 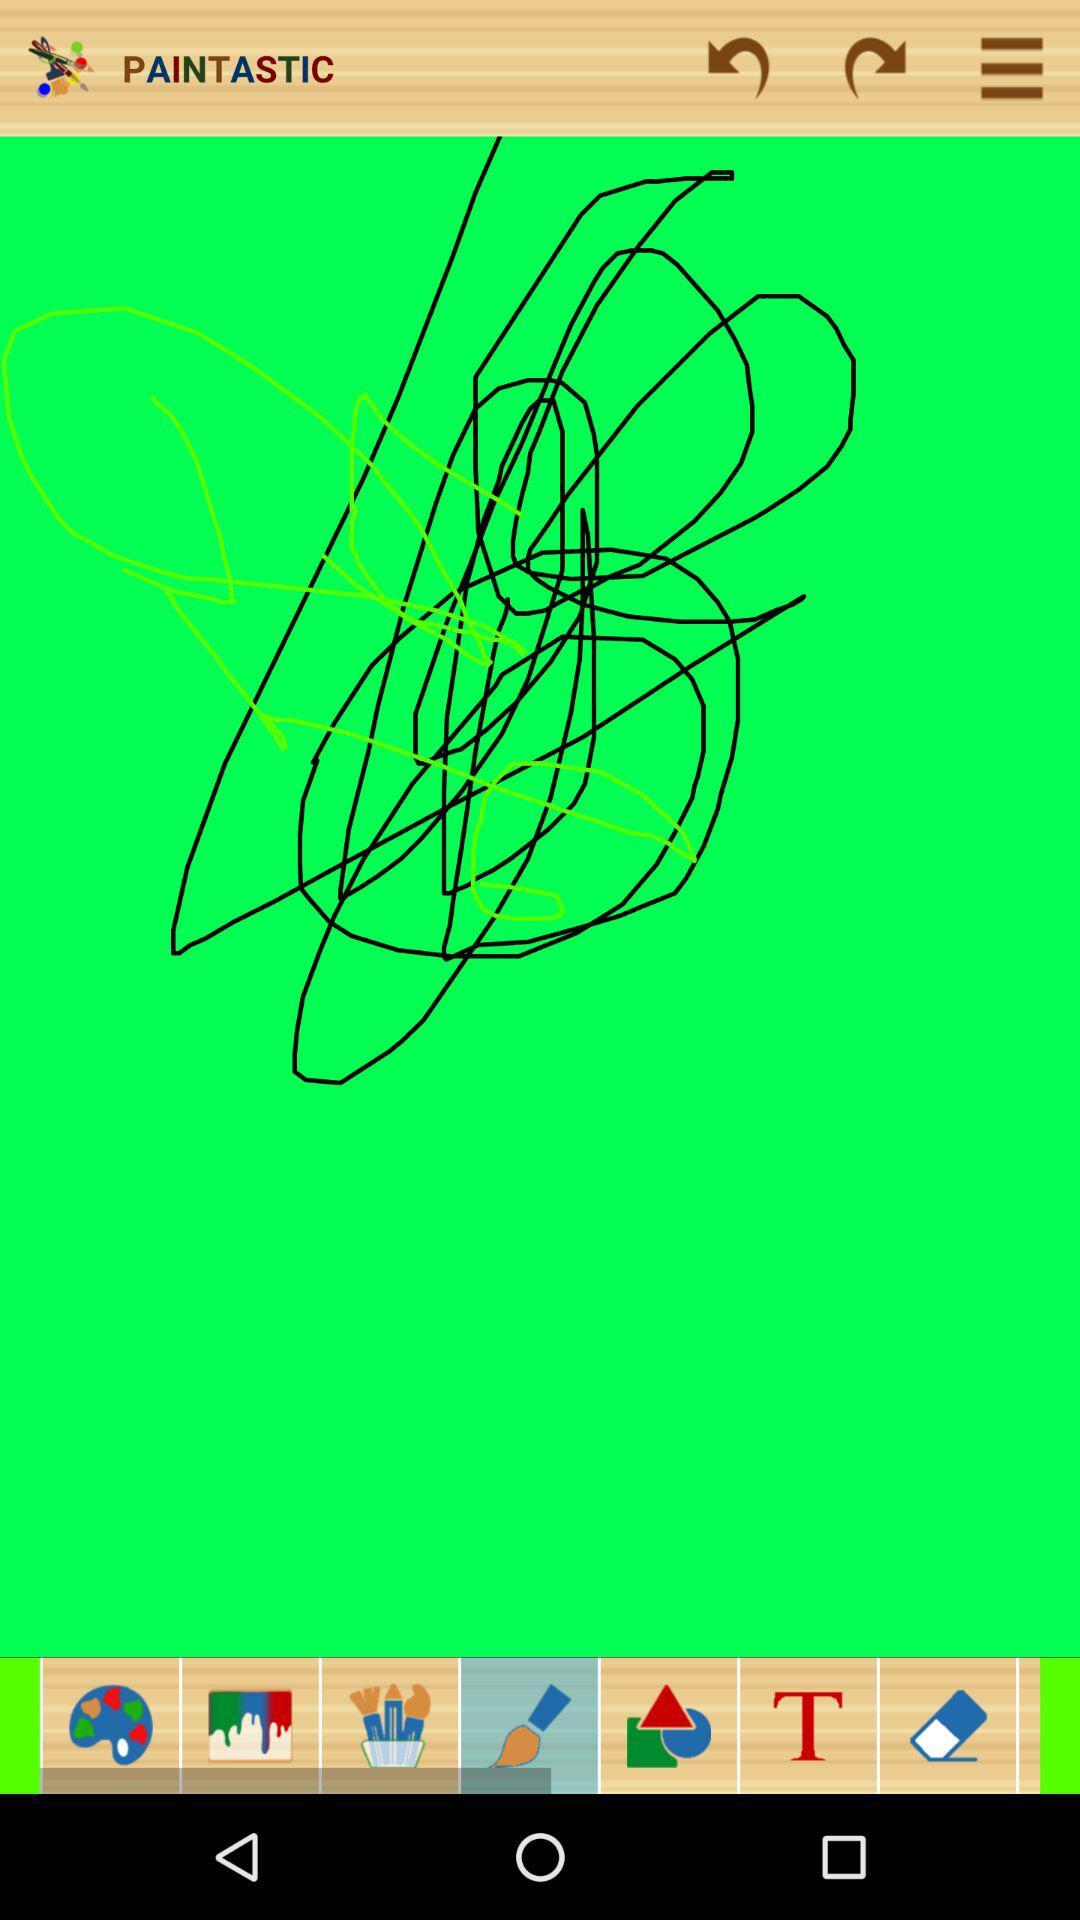 I want to click on the menu icon, so click(x=1029, y=1724).